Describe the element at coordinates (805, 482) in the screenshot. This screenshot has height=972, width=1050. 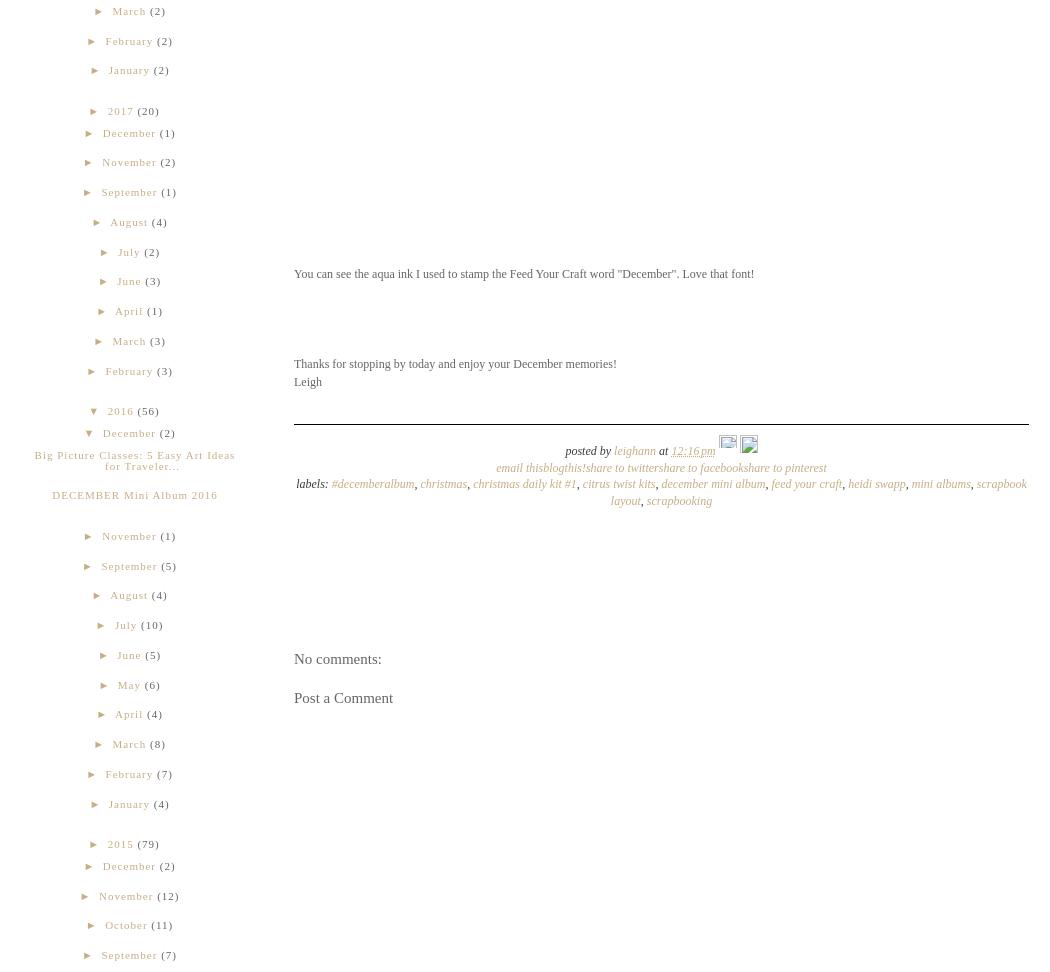
I see `'Feed your craft'` at that location.